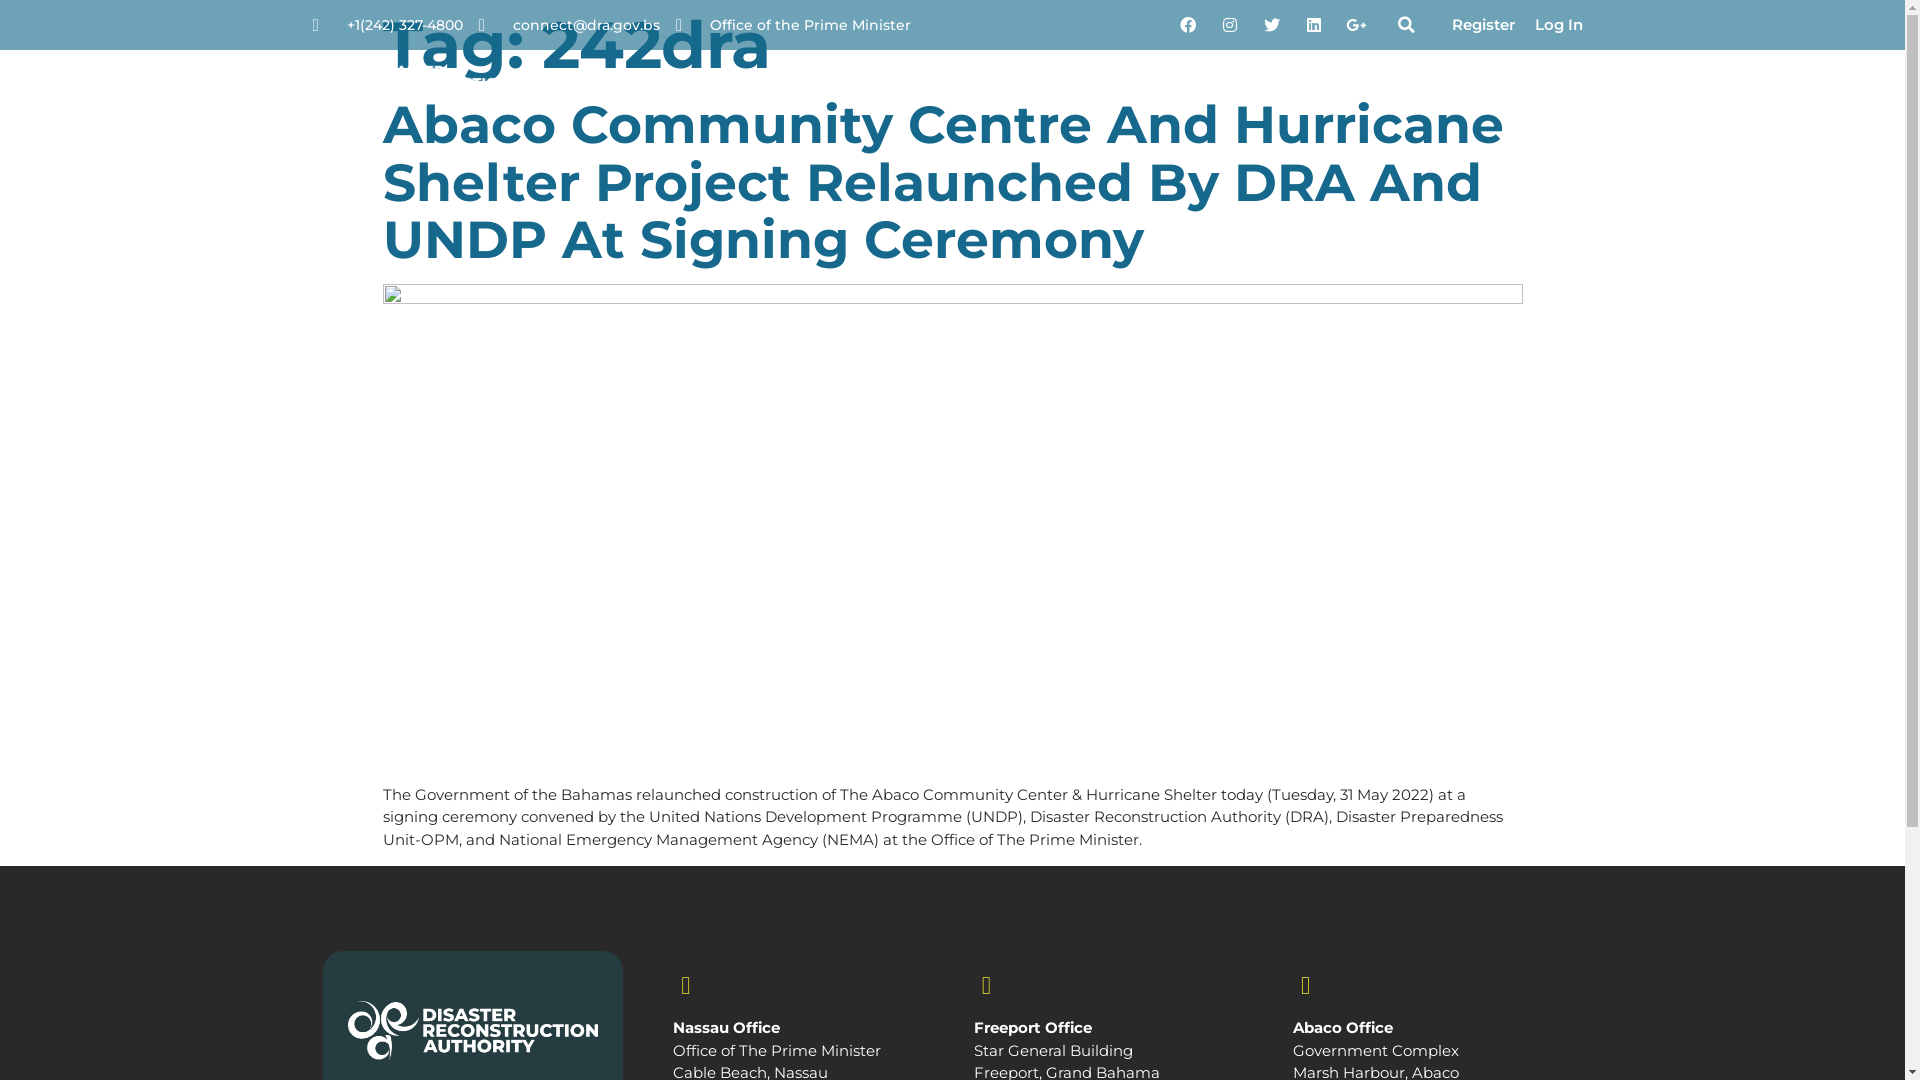 The width and height of the screenshot is (1920, 1080). What do you see at coordinates (1557, 25) in the screenshot?
I see `'Log In'` at bounding box center [1557, 25].